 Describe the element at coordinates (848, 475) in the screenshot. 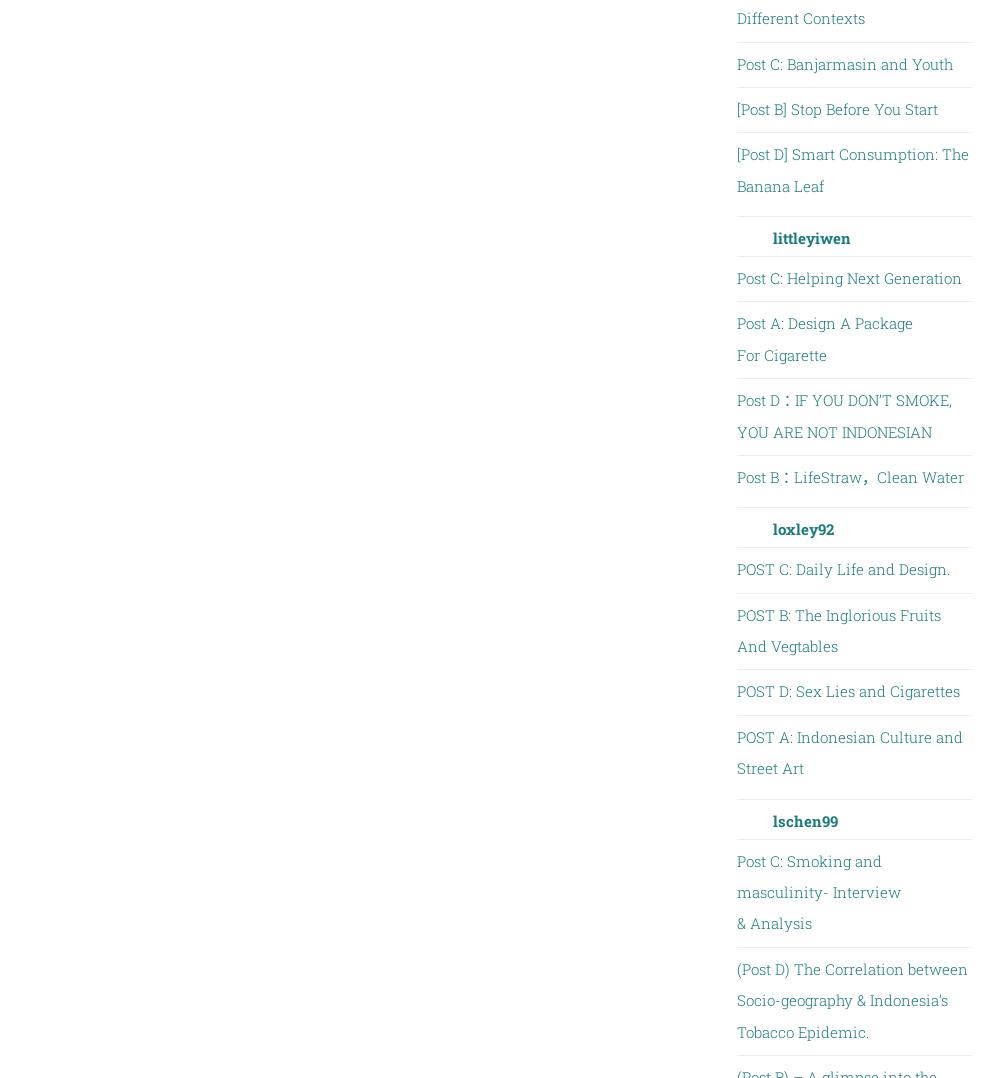

I see `'Post B：LifeStraw，Clean Water'` at that location.